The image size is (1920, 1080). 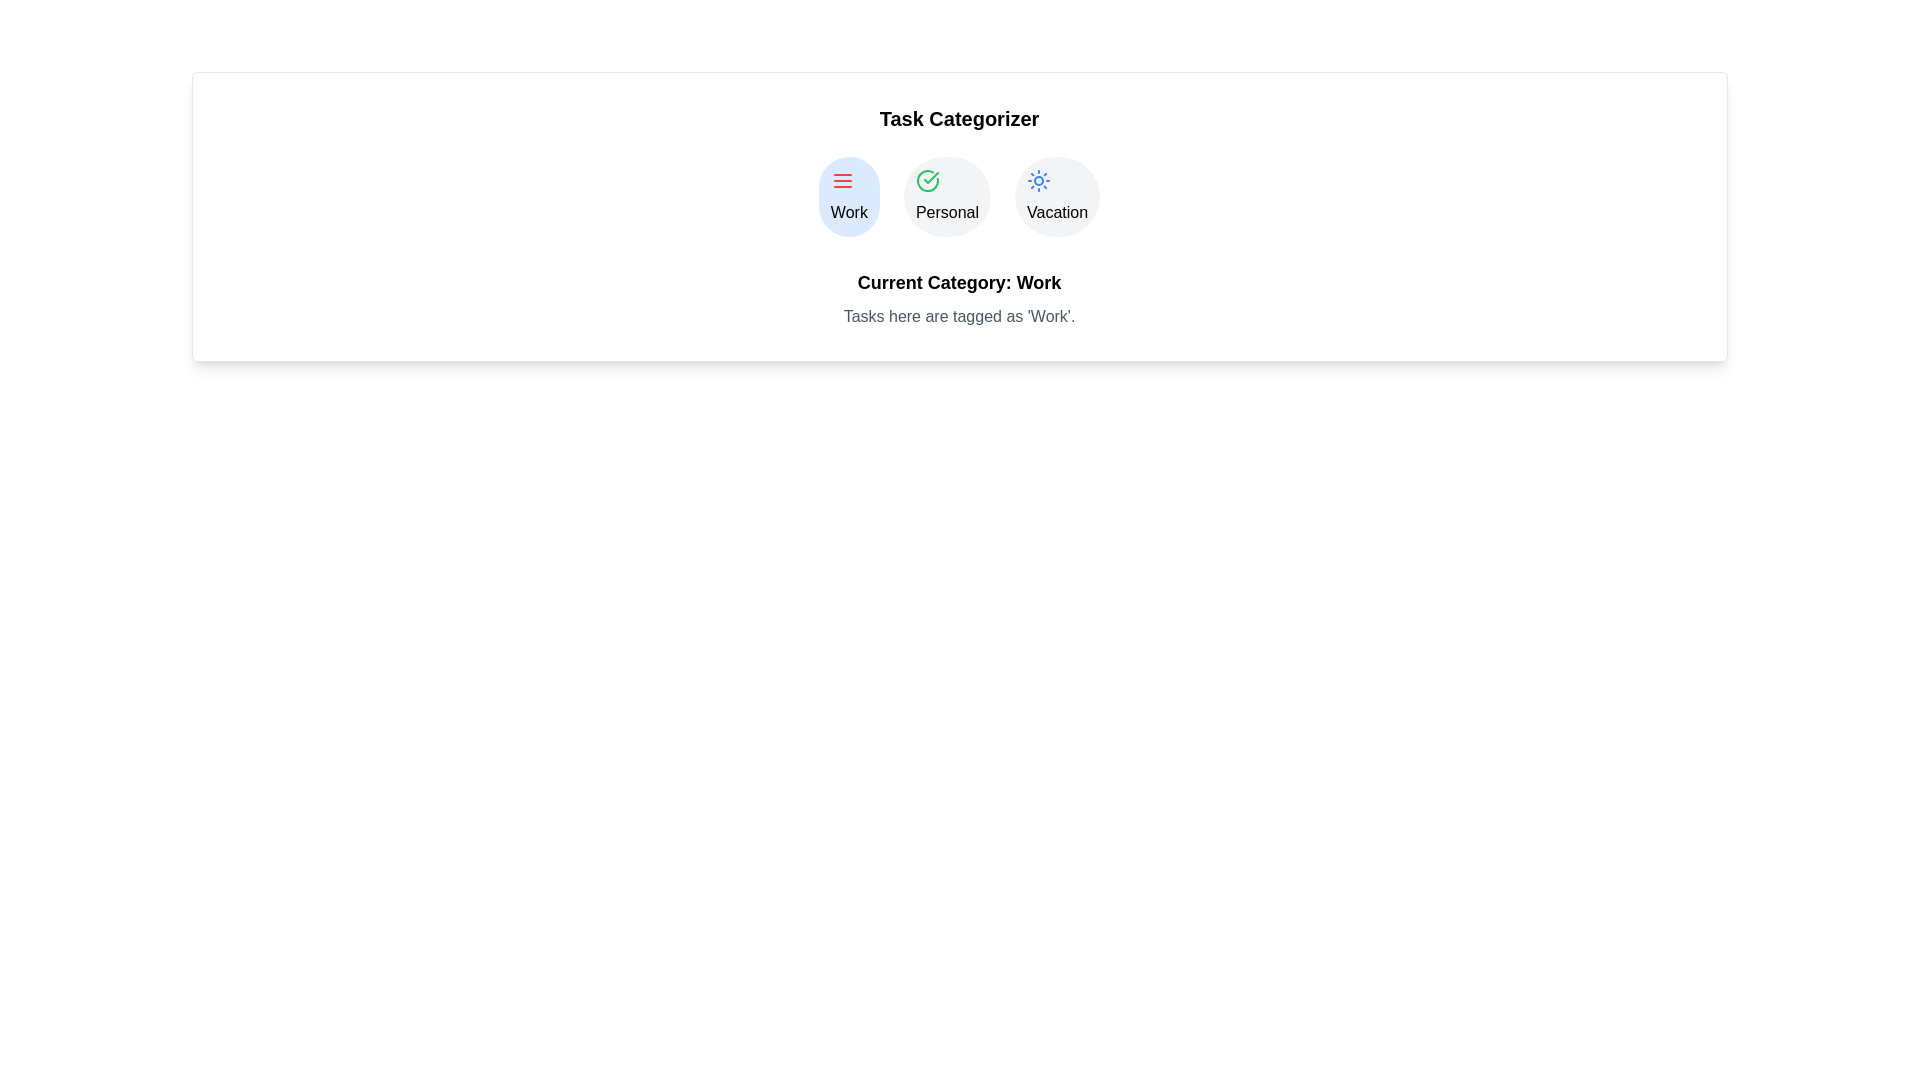 What do you see at coordinates (958, 196) in the screenshot?
I see `the circular sections in the mode selector for task categorization located below 'Task Categorizer'` at bounding box center [958, 196].